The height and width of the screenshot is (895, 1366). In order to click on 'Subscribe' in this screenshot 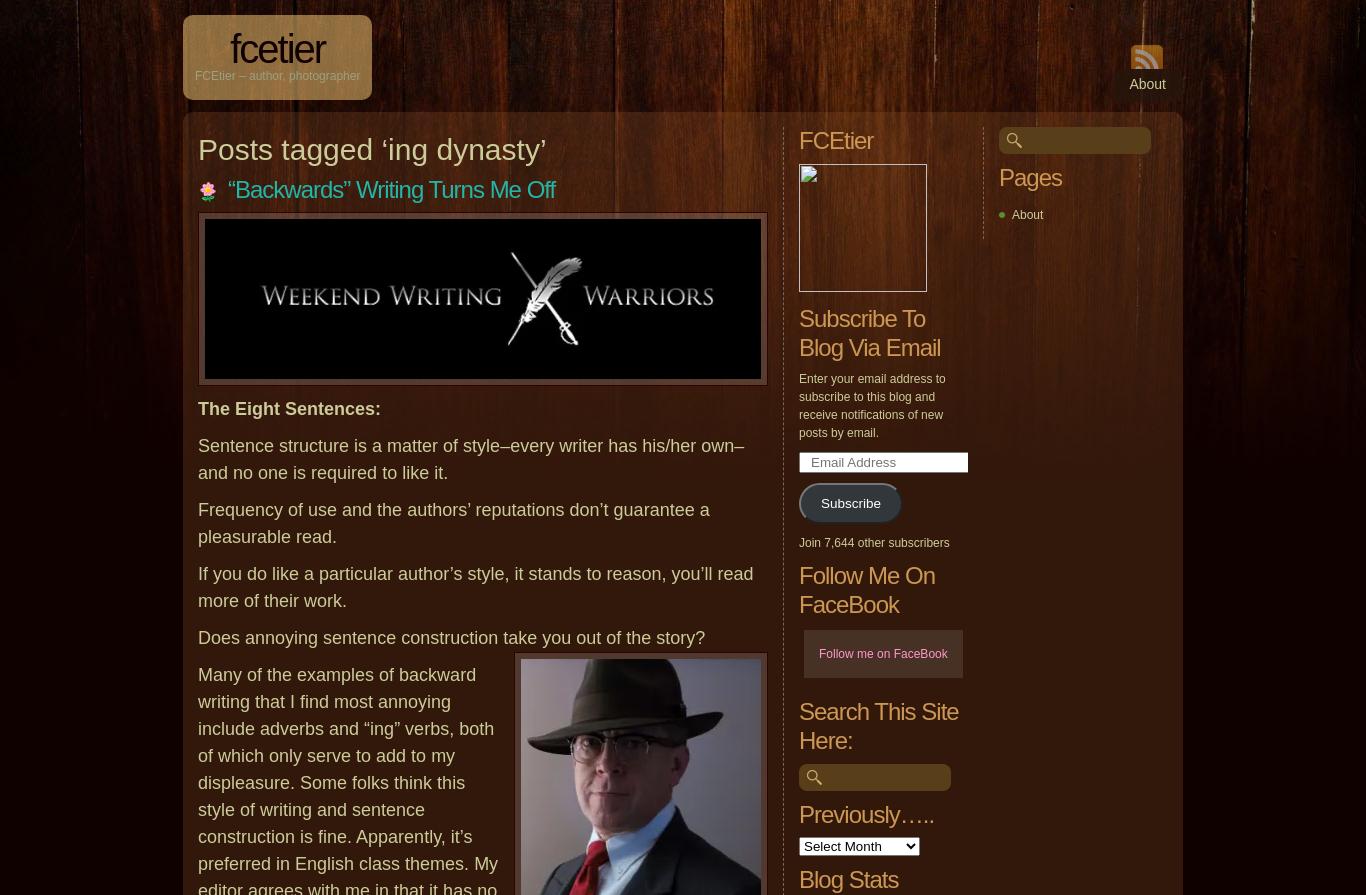, I will do `click(849, 502)`.